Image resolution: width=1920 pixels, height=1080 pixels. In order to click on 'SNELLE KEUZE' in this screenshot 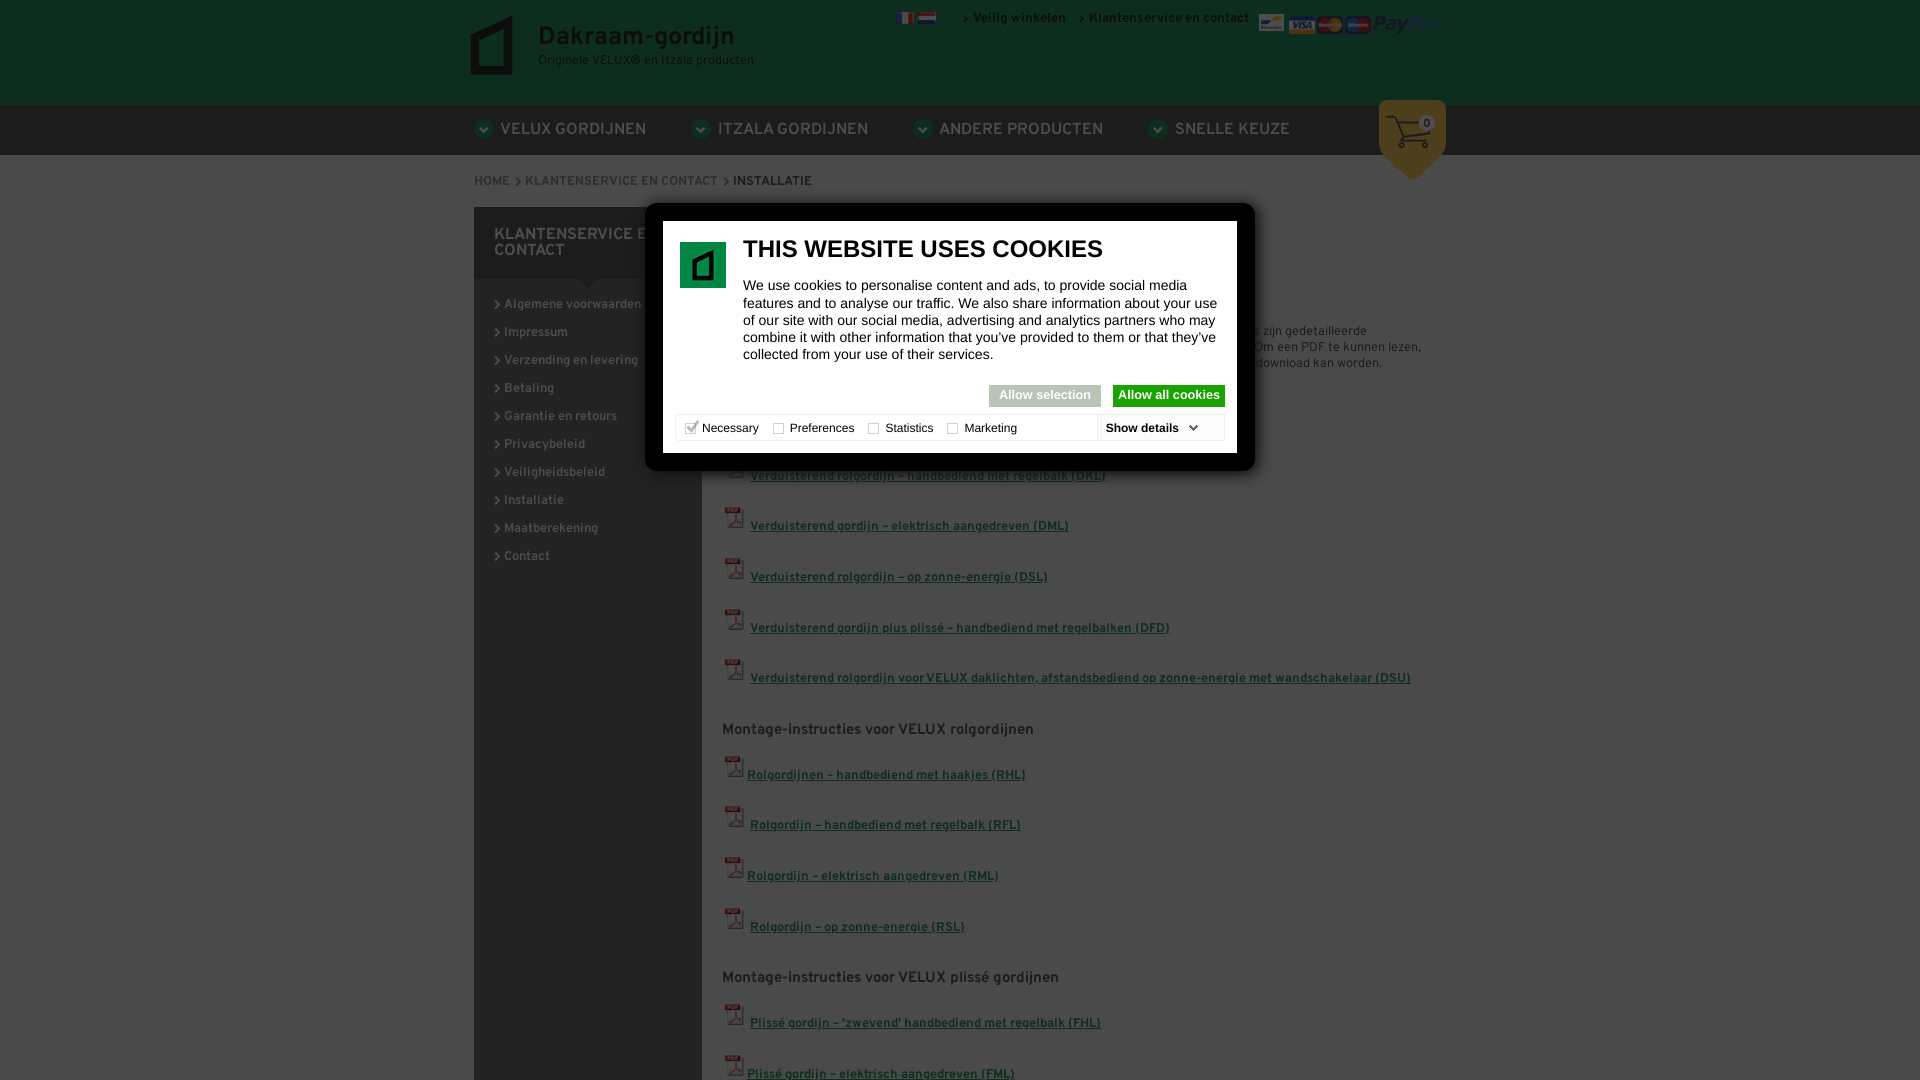, I will do `click(1218, 130)`.